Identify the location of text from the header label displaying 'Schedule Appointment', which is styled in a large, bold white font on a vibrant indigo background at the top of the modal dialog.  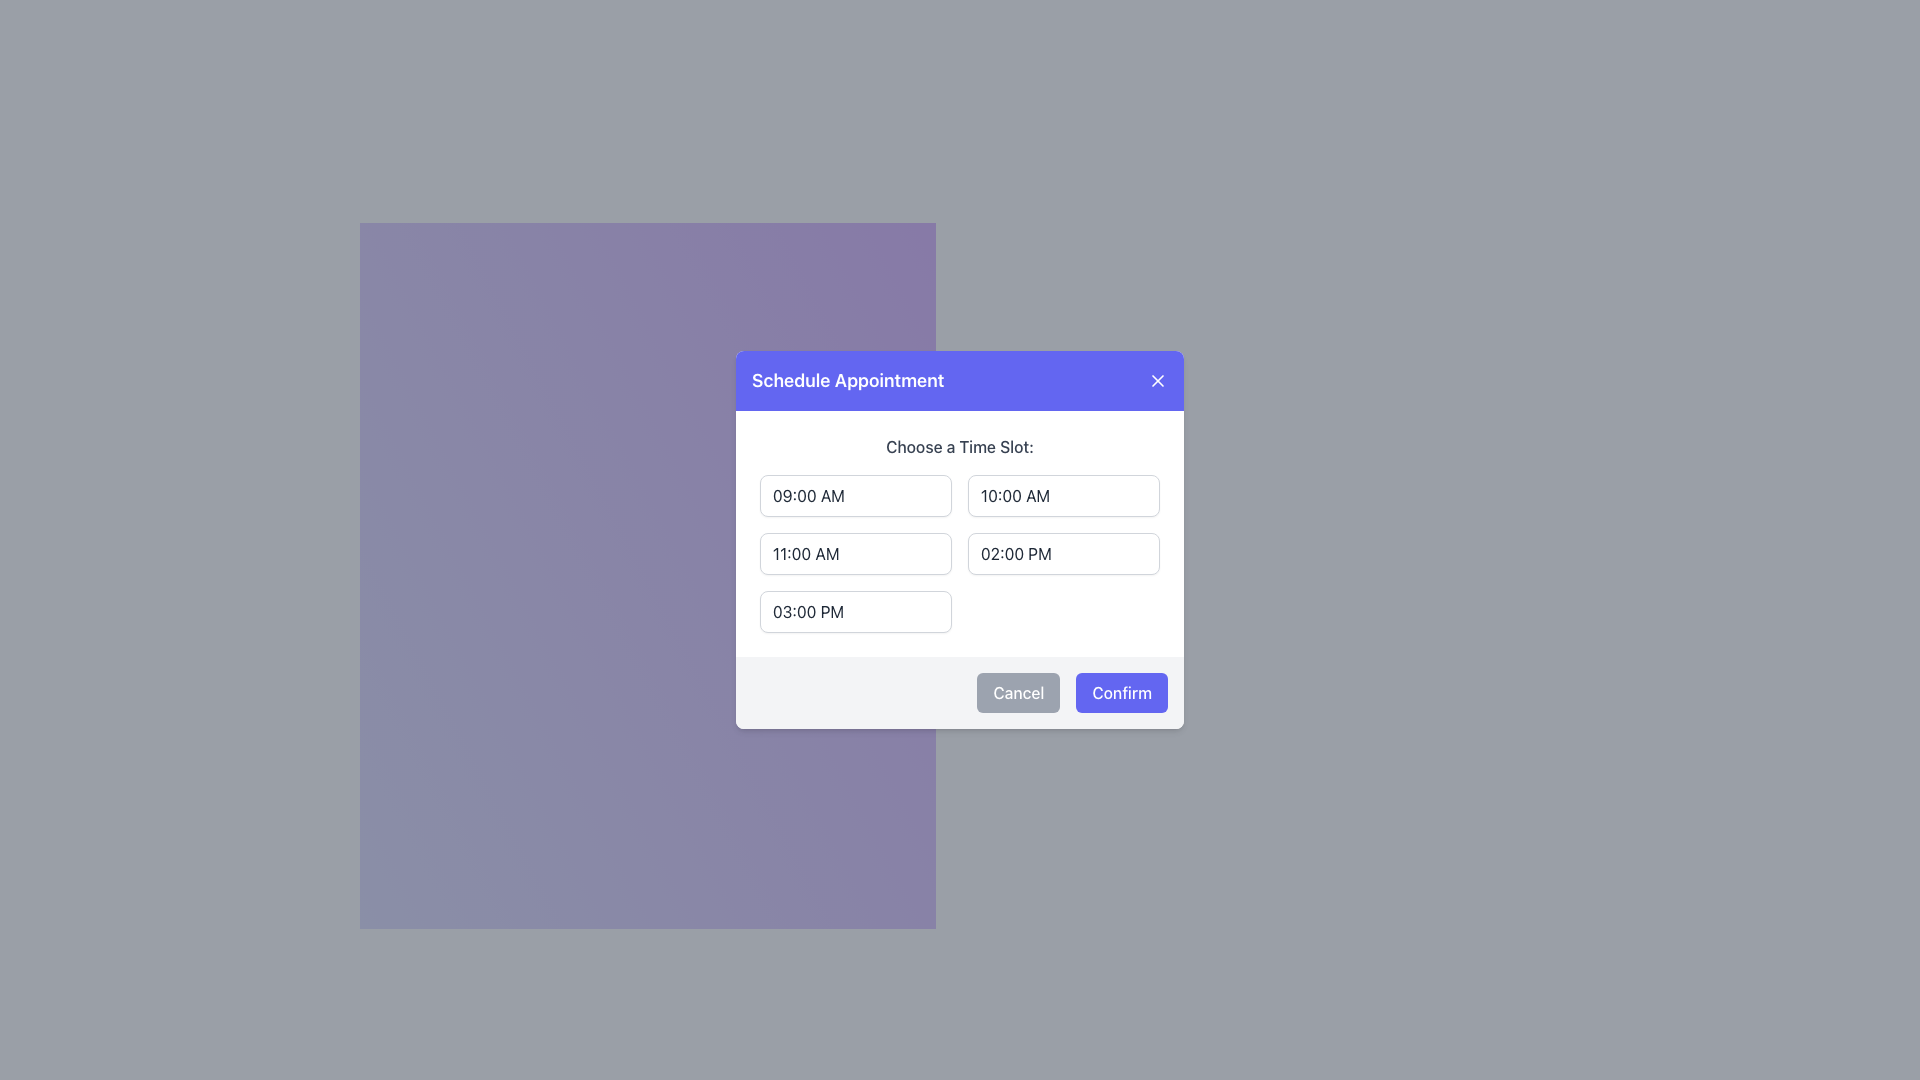
(848, 381).